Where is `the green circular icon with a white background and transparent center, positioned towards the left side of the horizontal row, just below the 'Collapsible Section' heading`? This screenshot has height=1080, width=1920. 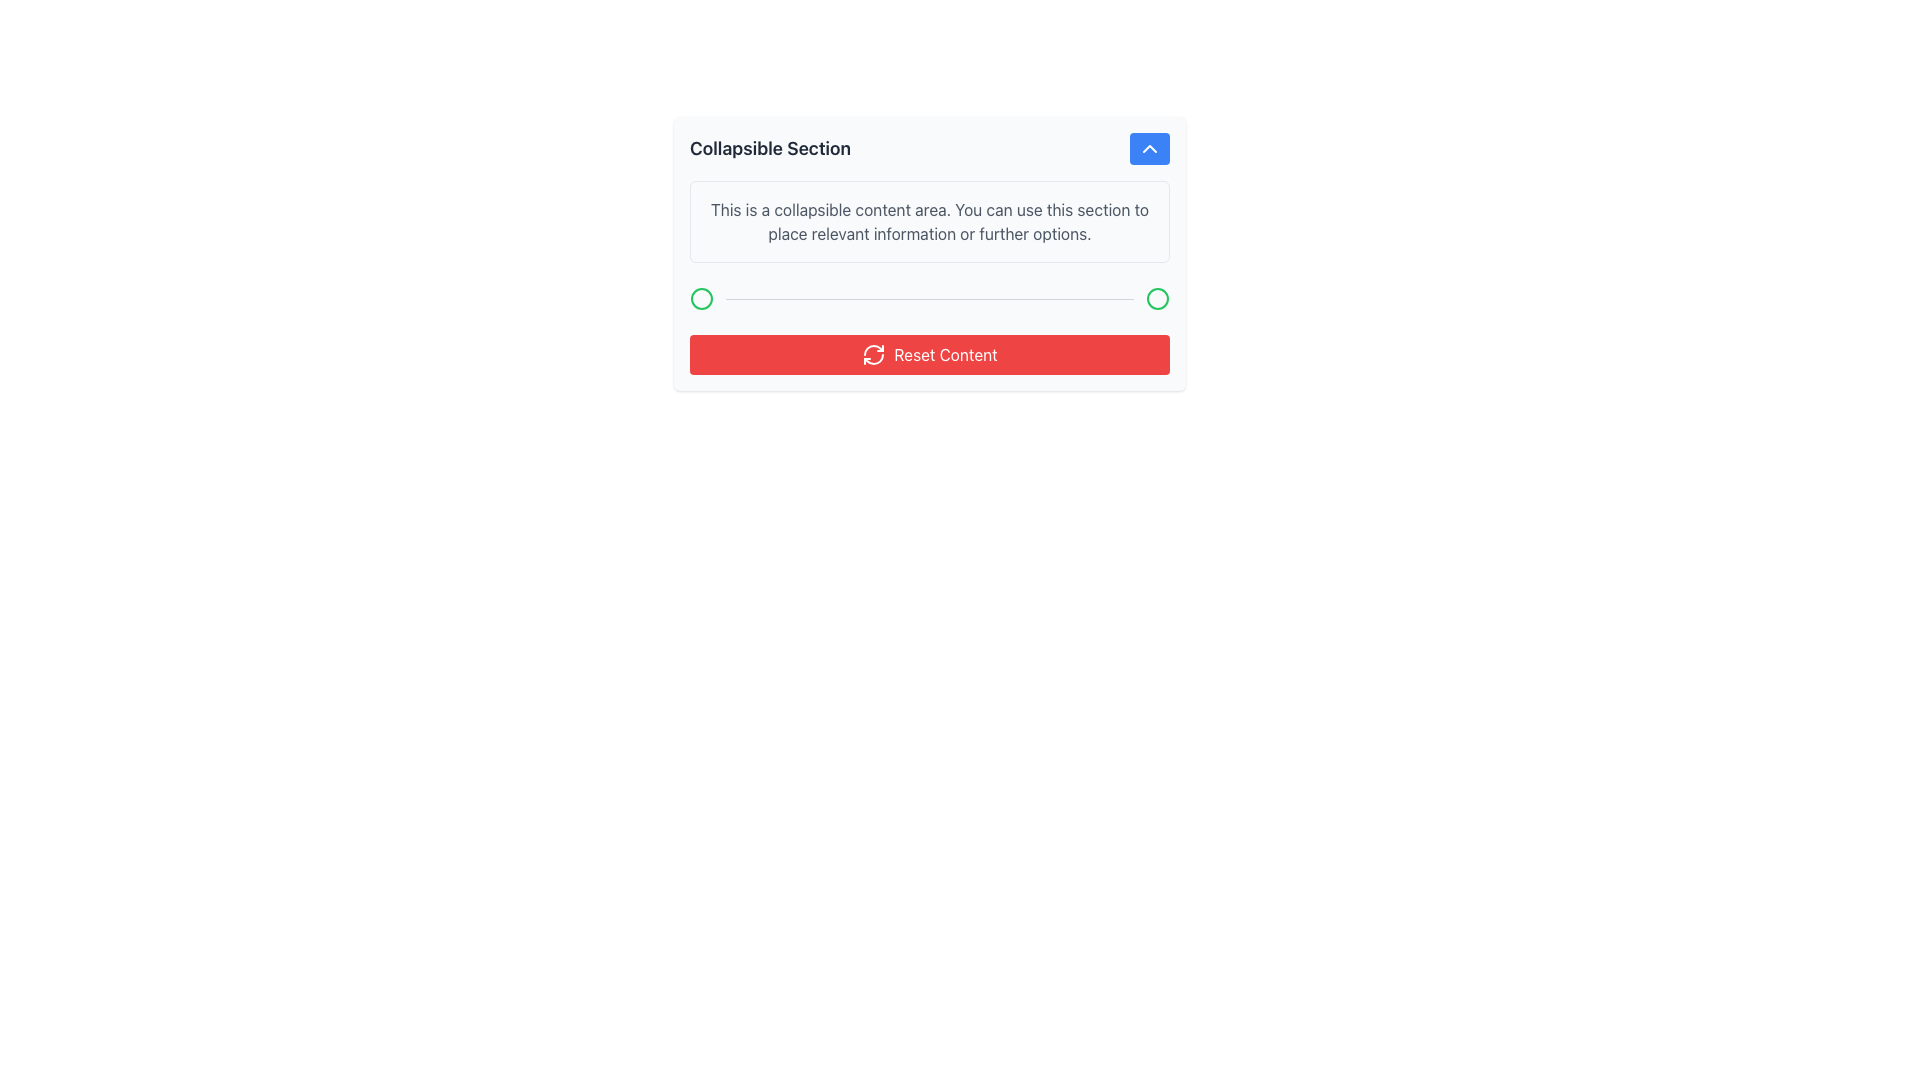
the green circular icon with a white background and transparent center, positioned towards the left side of the horizontal row, just below the 'Collapsible Section' heading is located at coordinates (701, 299).